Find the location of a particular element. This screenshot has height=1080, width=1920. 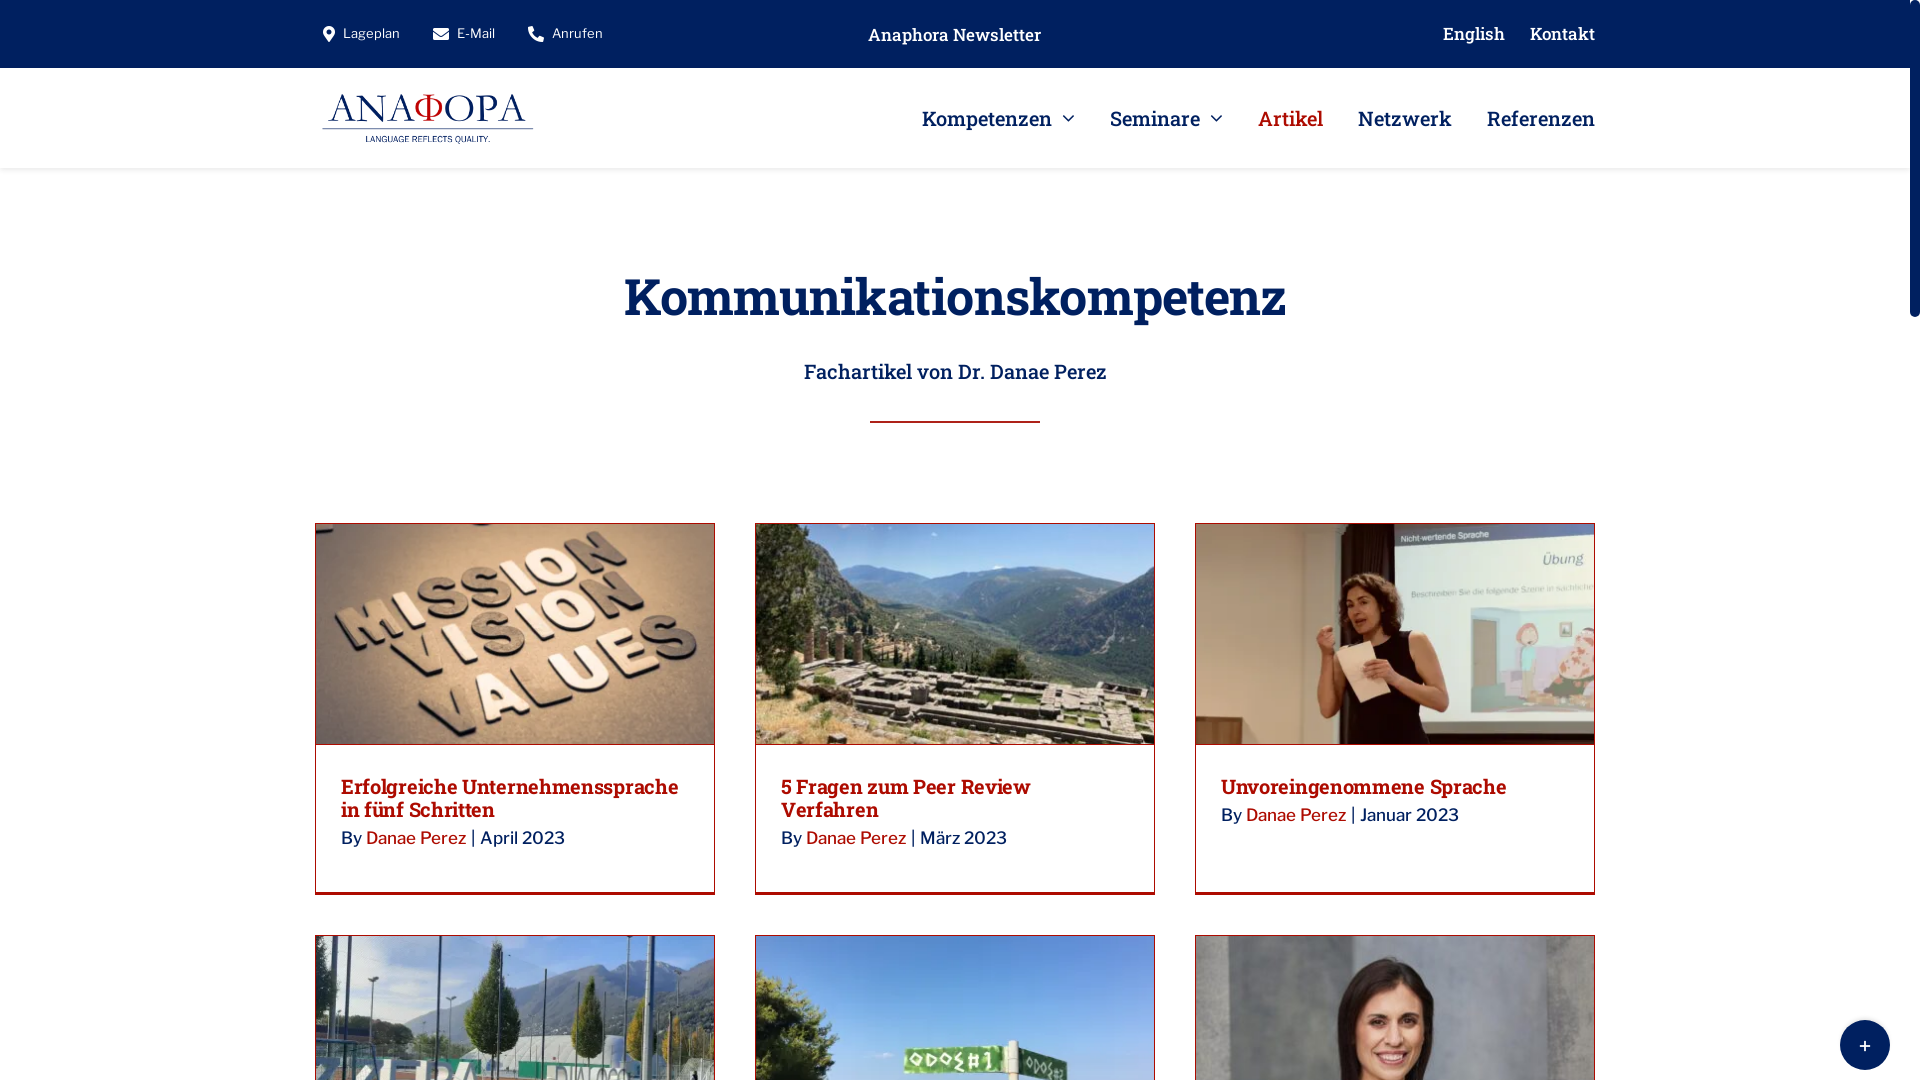

'5 Fragen zum Peer Review Verfahren' is located at coordinates (905, 796).